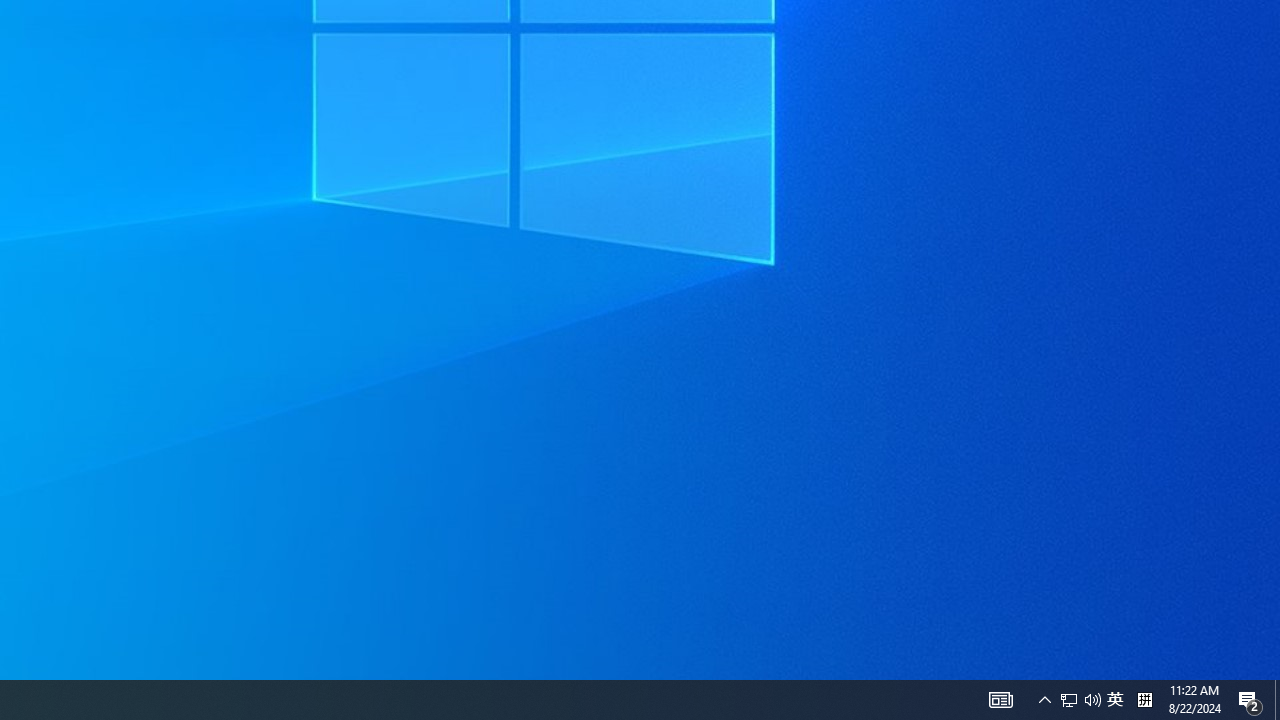  What do you see at coordinates (1000, 698) in the screenshot?
I see `'AutomationID: 4105'` at bounding box center [1000, 698].